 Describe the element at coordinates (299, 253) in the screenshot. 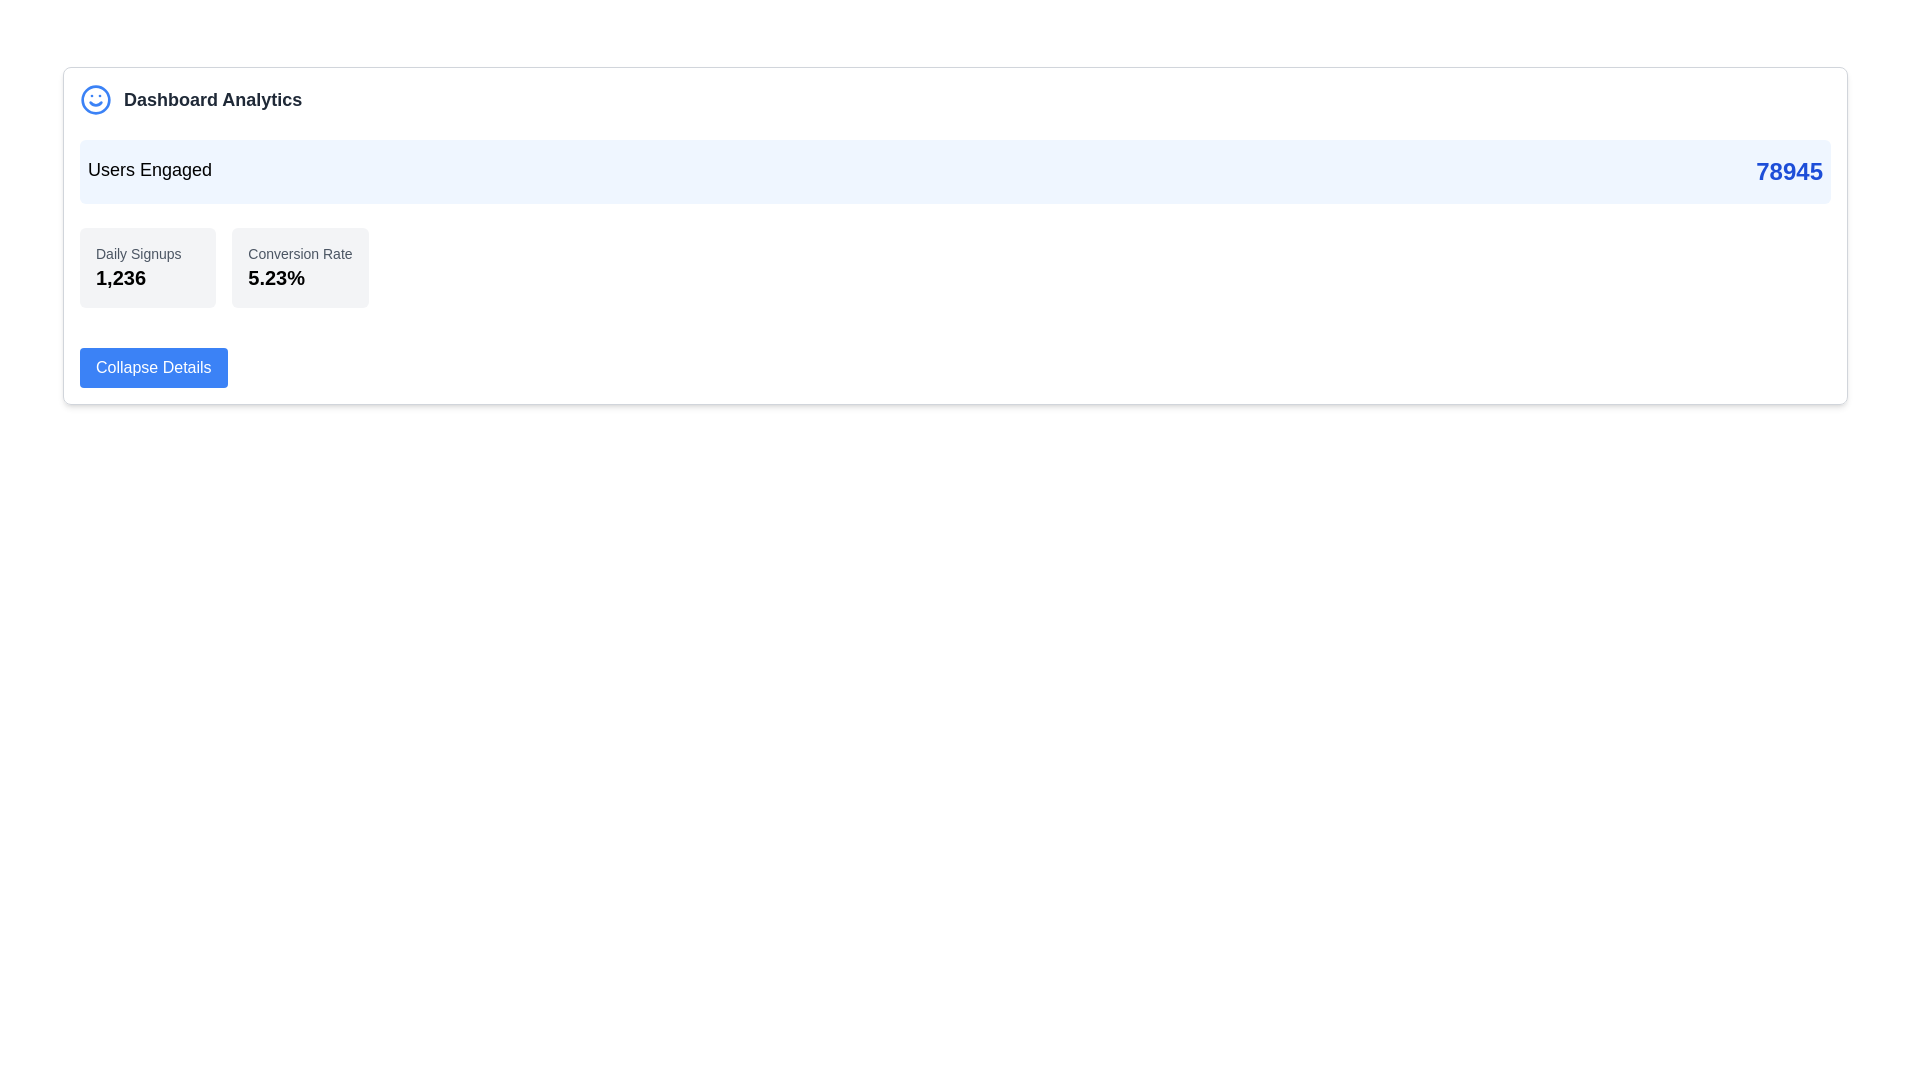

I see `the static text label displaying 'Conversion Rate' in small, gray-colored fonts, which is part of a dashboard display component` at that location.